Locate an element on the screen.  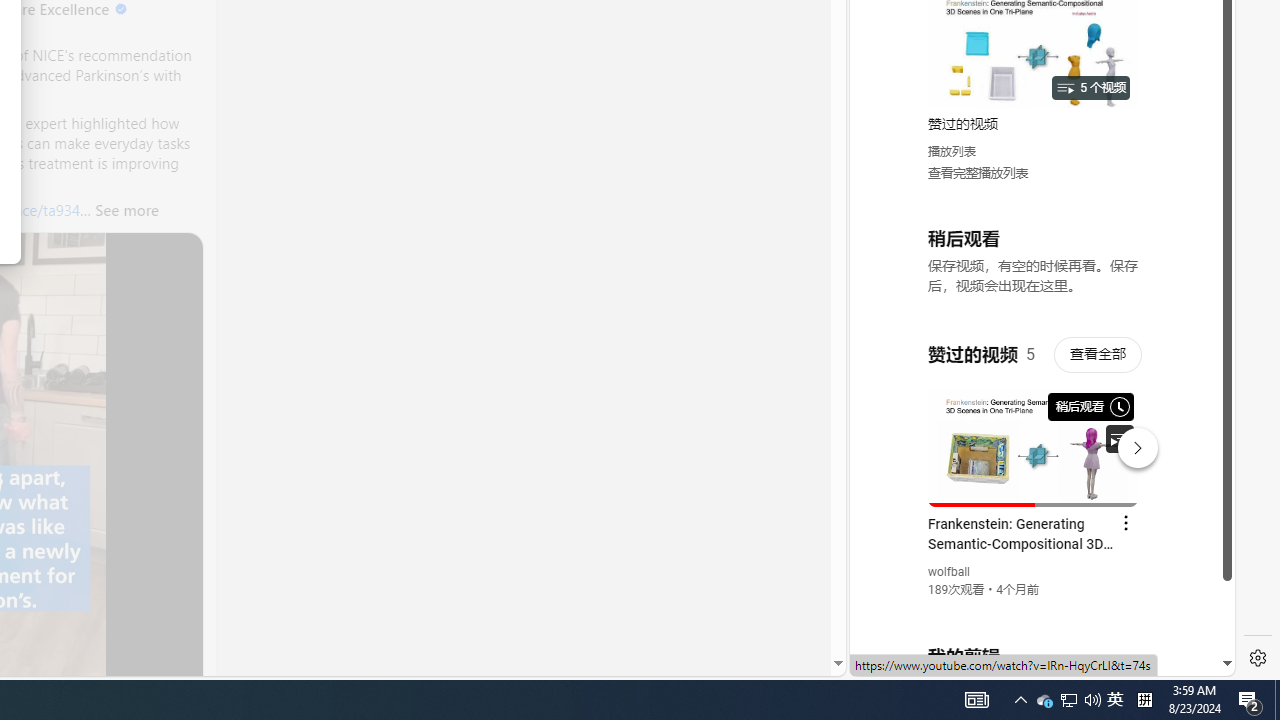
'wolfball' is located at coordinates (948, 572).